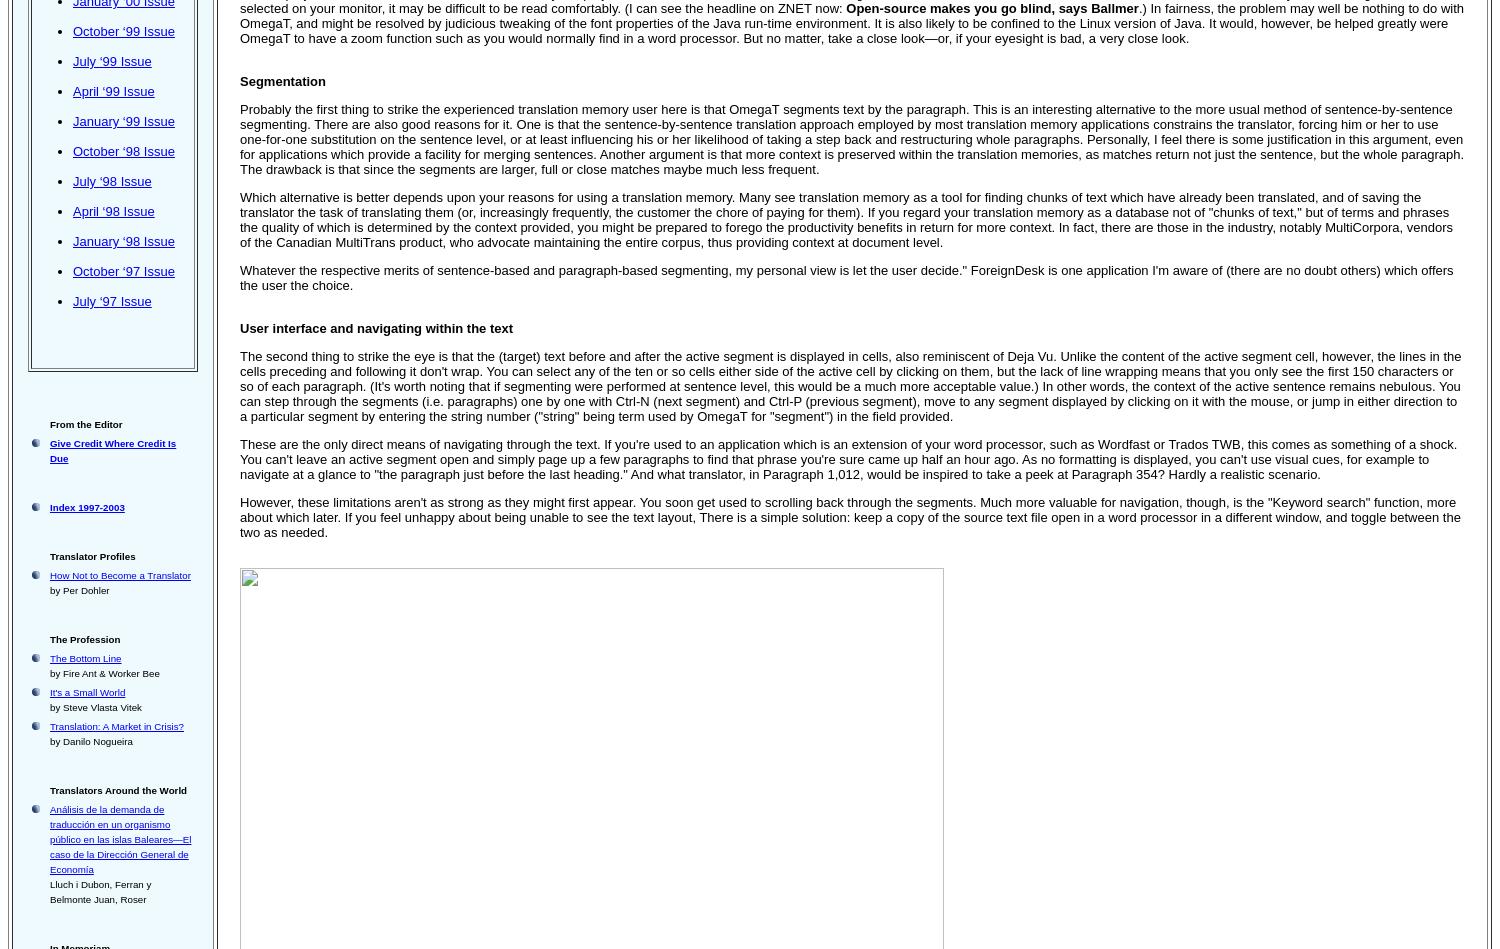 This screenshot has height=949, width=1500. I want to click on 'The second thing to strike the eye is that the (target) text before and after the active segment is displayed in cells, also reminiscent of Deja Vu. Unlike the content of the active segment cell, however, the lines in the cells preceding and following it don't wrap. You can select any of the ten or so cells either side of the active cell by clicking on them, but the lack of line wrapping means that you only see the first 150 characters or so of each paragraph. (It's worth noting that if segmenting were performed at sentence level, this would be a much more acceptable value.) In other words, the context of the active sentence remains nebulous. You can step through the segments (i.e. paragraphs) one by one with Ctrl-N (next segment) and Ctrl-P (previous segment), move to any segment displayed by clicking on it with the mouse, or jump in either direction to a particular segment by entering the string number ("string" being term used by OmegaT for "segment") in the field provided.', so click(849, 386).